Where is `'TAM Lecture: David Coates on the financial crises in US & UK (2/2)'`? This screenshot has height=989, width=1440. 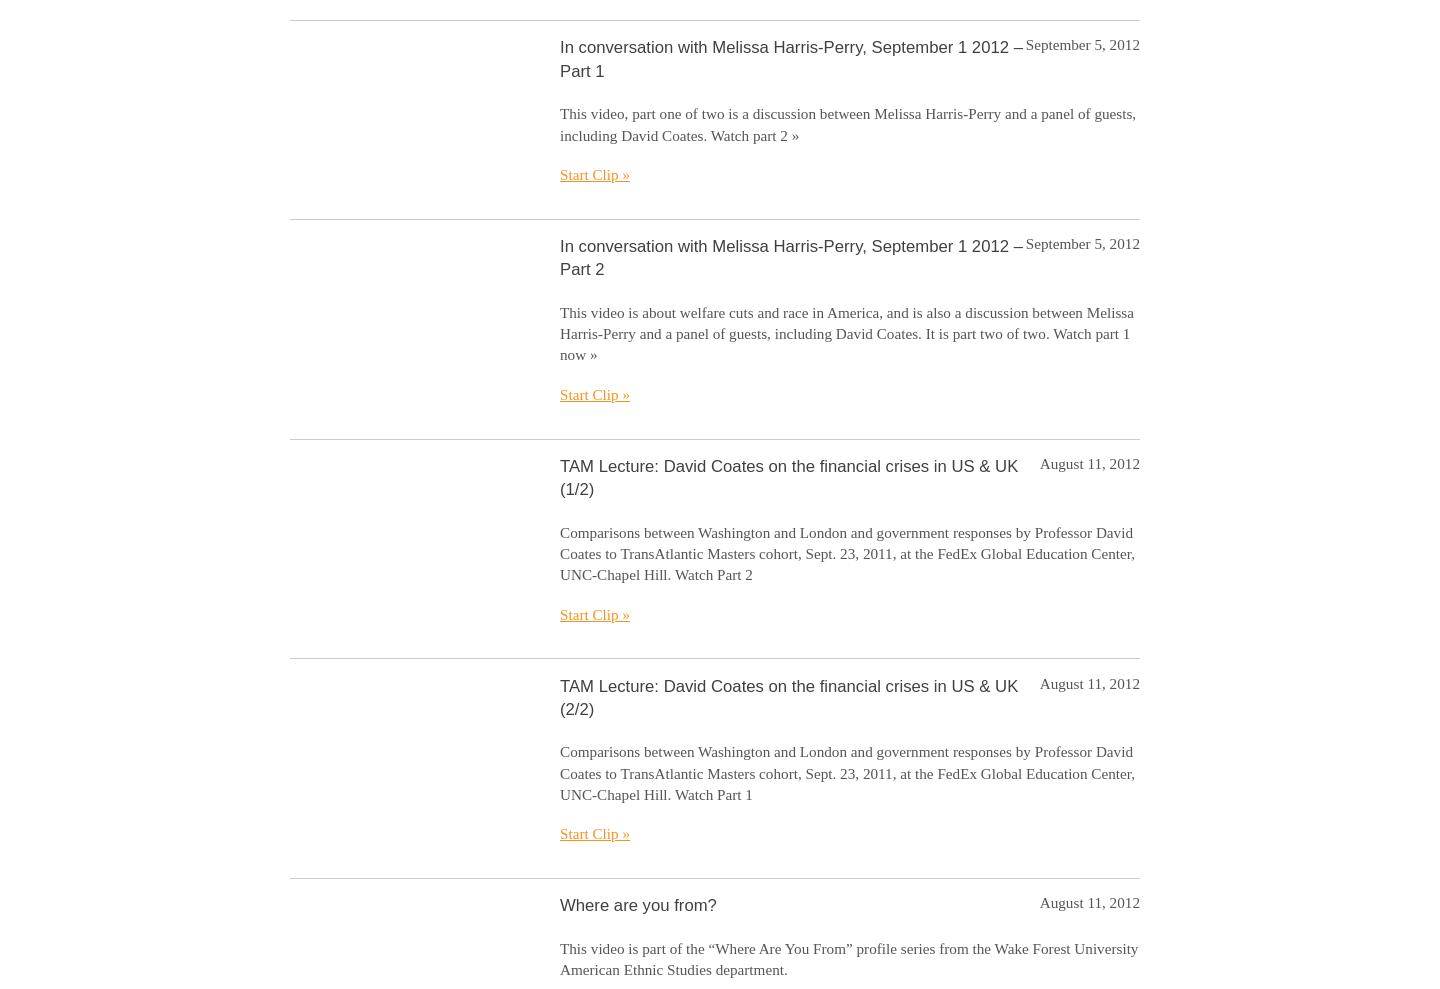
'TAM Lecture: David Coates on the financial crises in US & UK (2/2)' is located at coordinates (560, 696).